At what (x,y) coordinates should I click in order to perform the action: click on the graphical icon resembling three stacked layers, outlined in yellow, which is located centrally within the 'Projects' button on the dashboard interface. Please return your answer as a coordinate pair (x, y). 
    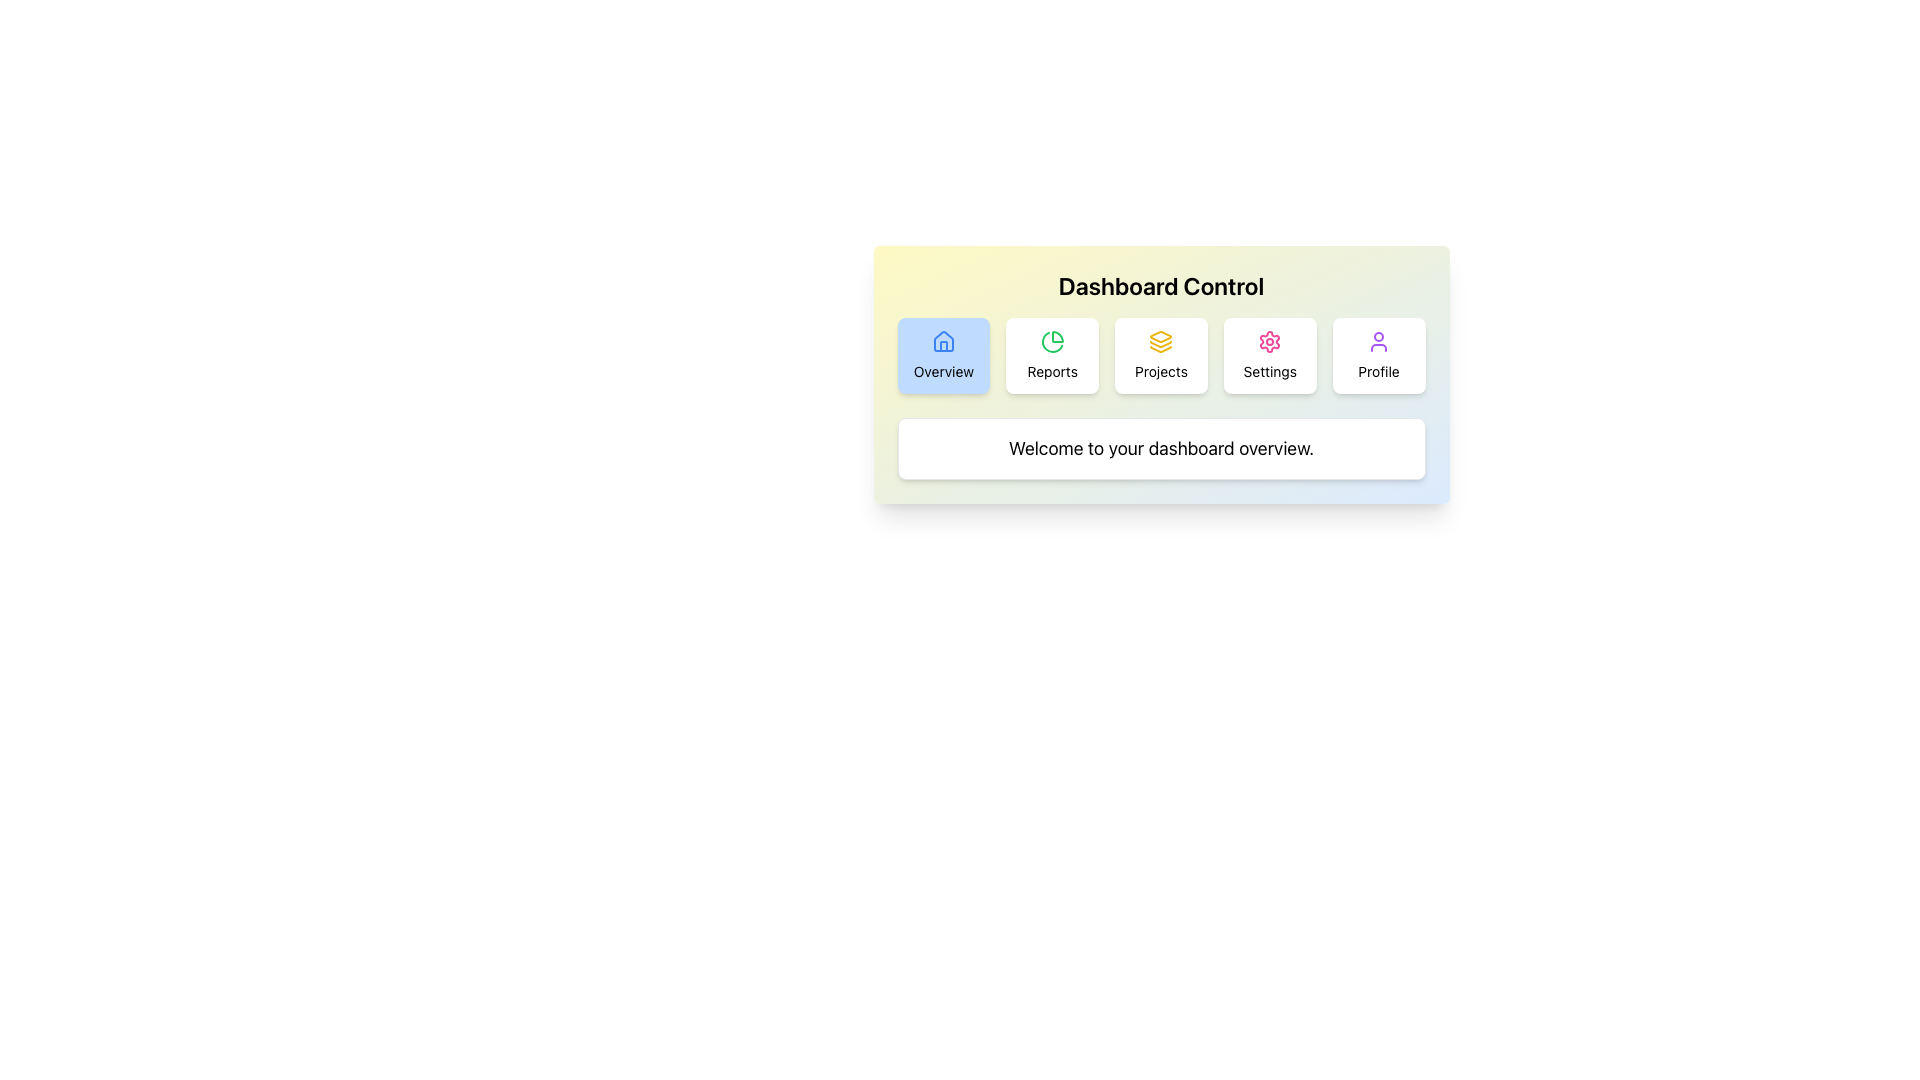
    Looking at the image, I should click on (1161, 341).